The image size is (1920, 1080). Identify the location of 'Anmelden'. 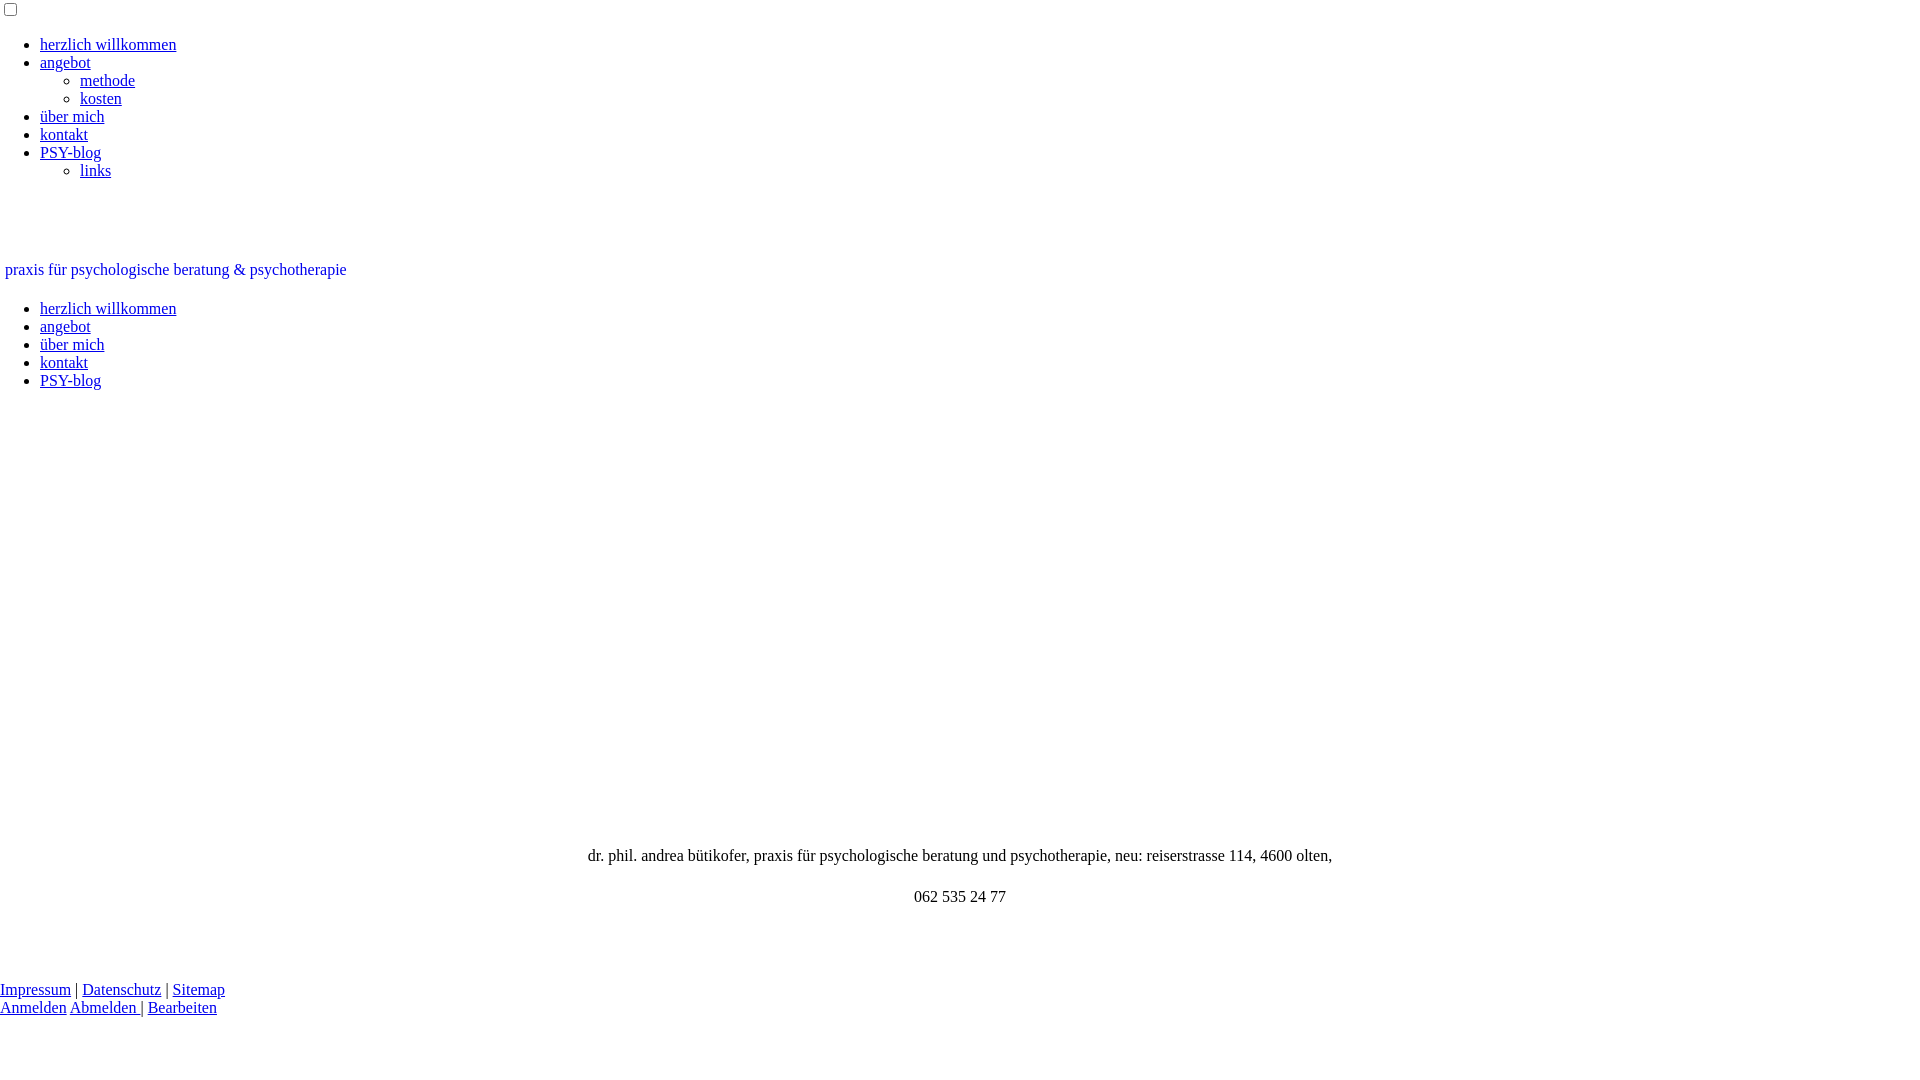
(33, 1007).